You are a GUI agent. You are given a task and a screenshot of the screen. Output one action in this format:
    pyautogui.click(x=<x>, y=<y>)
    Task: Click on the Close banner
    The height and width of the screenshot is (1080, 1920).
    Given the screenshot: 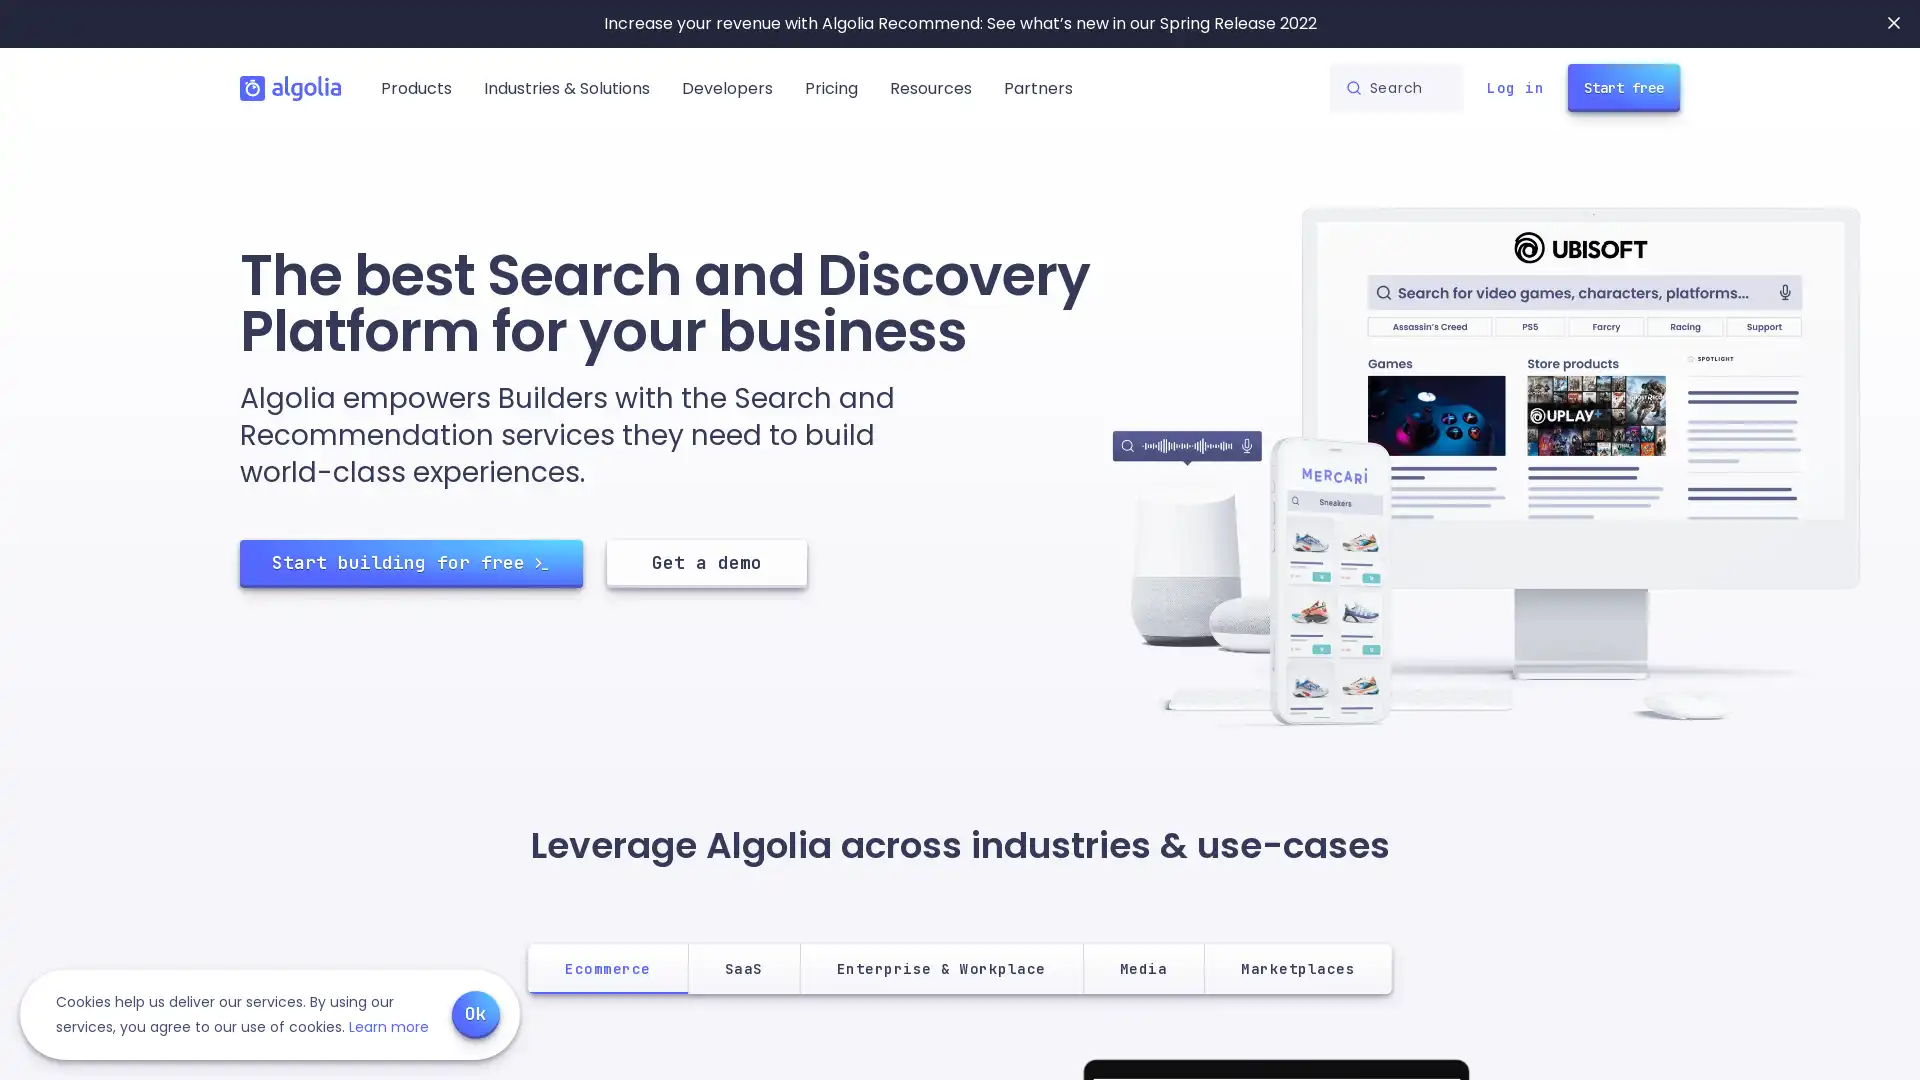 What is the action you would take?
    pyautogui.click(x=1893, y=23)
    